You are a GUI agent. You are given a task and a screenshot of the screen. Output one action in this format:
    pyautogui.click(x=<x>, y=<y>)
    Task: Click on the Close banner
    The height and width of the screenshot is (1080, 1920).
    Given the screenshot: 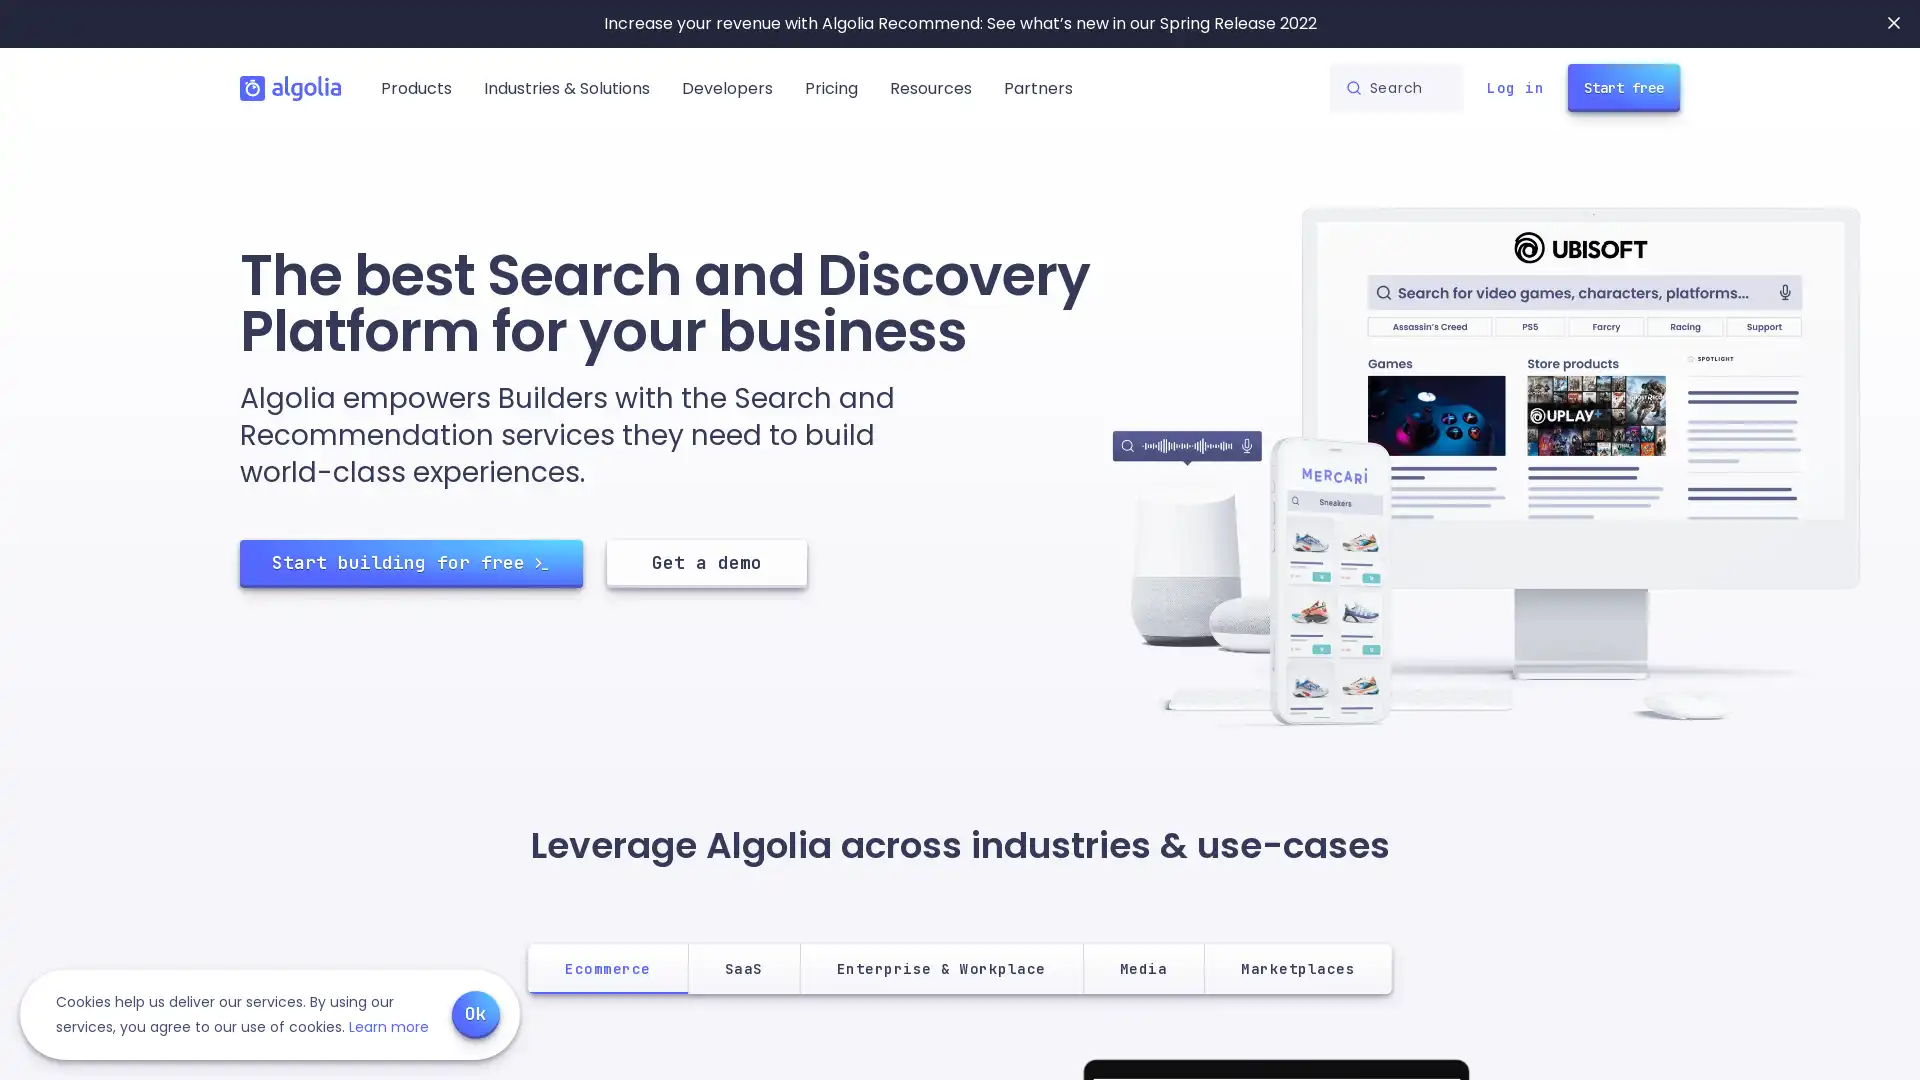 What is the action you would take?
    pyautogui.click(x=1893, y=23)
    